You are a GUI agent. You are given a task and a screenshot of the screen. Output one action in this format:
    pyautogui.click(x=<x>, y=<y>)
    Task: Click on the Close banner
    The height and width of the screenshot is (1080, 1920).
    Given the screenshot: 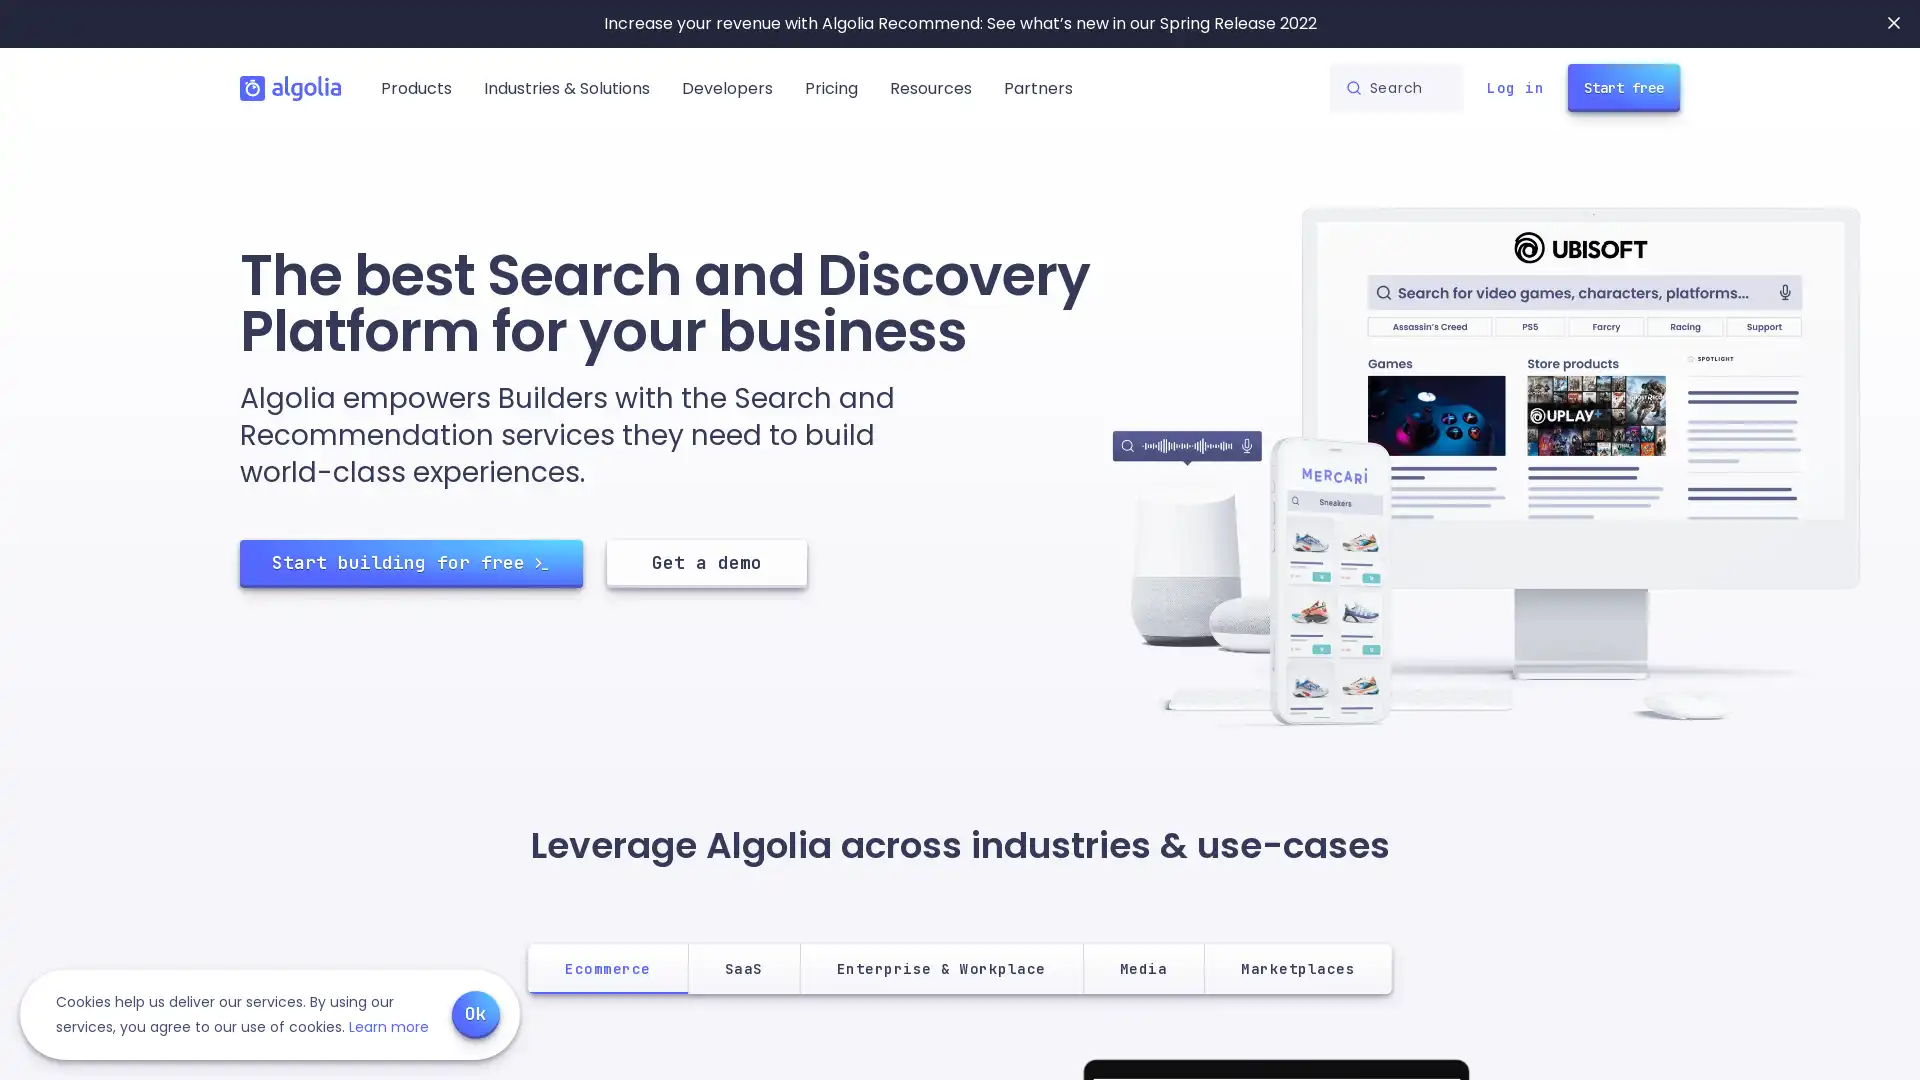 What is the action you would take?
    pyautogui.click(x=1893, y=23)
    